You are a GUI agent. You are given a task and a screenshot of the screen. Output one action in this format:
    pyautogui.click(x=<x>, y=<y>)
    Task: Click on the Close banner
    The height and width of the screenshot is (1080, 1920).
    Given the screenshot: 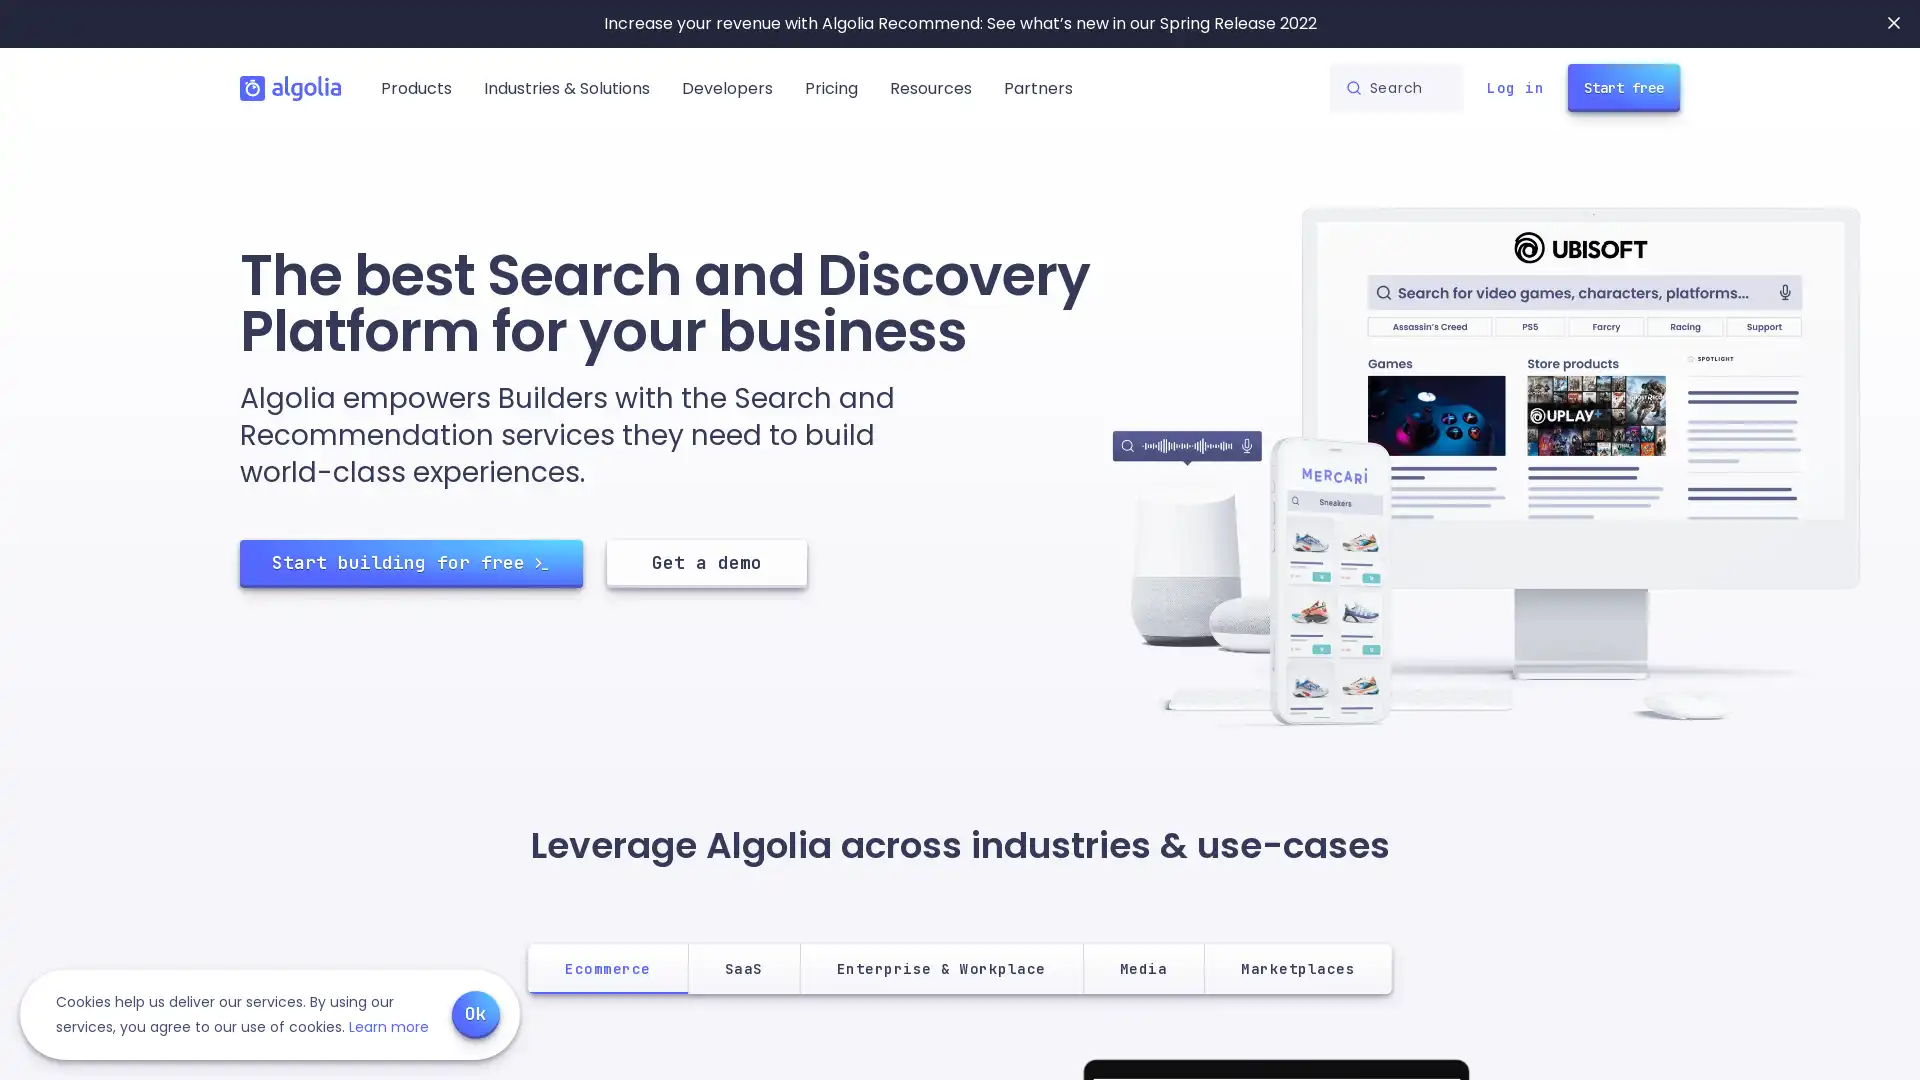 What is the action you would take?
    pyautogui.click(x=1893, y=23)
    